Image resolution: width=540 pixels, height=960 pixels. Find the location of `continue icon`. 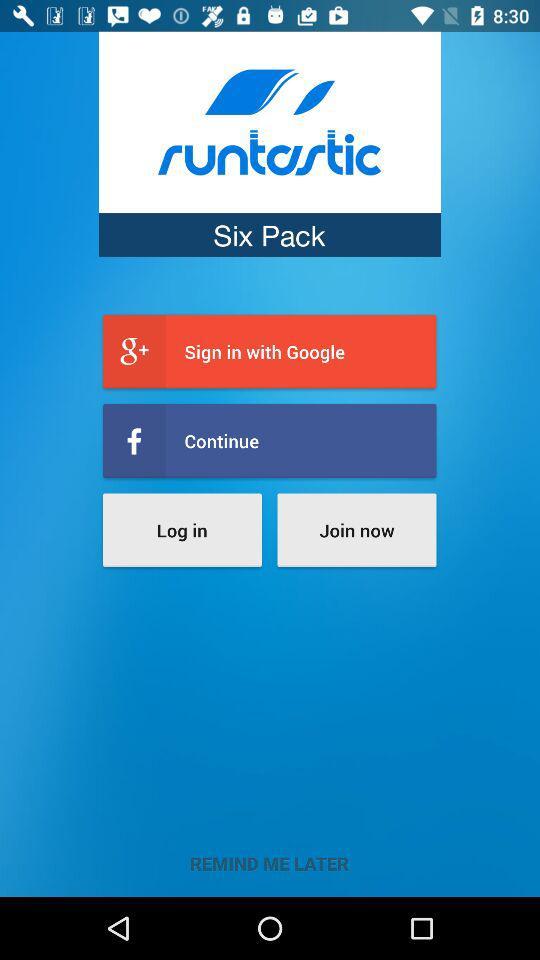

continue icon is located at coordinates (269, 441).